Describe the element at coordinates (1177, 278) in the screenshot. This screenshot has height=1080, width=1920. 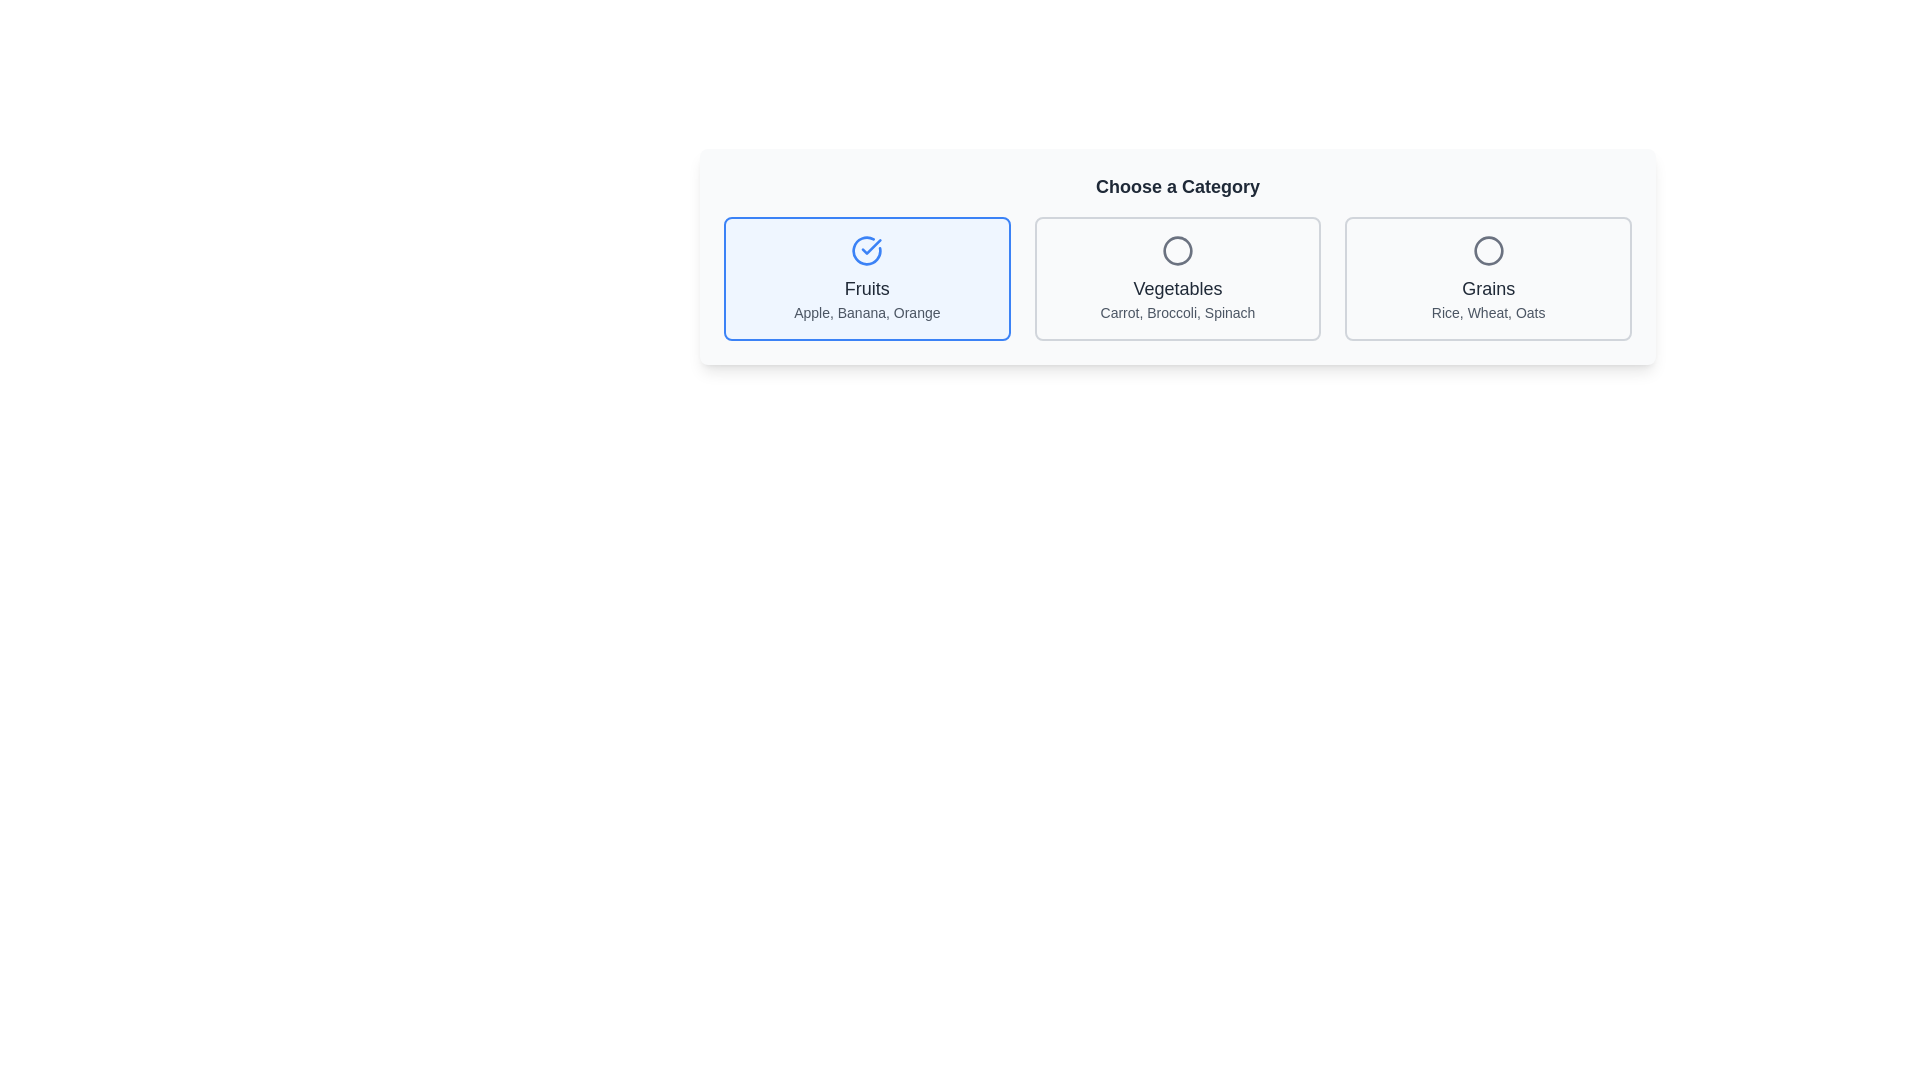
I see `on the 'Vegetables' card component, which is the middle card in a group of three horizontally aligned cards` at that location.